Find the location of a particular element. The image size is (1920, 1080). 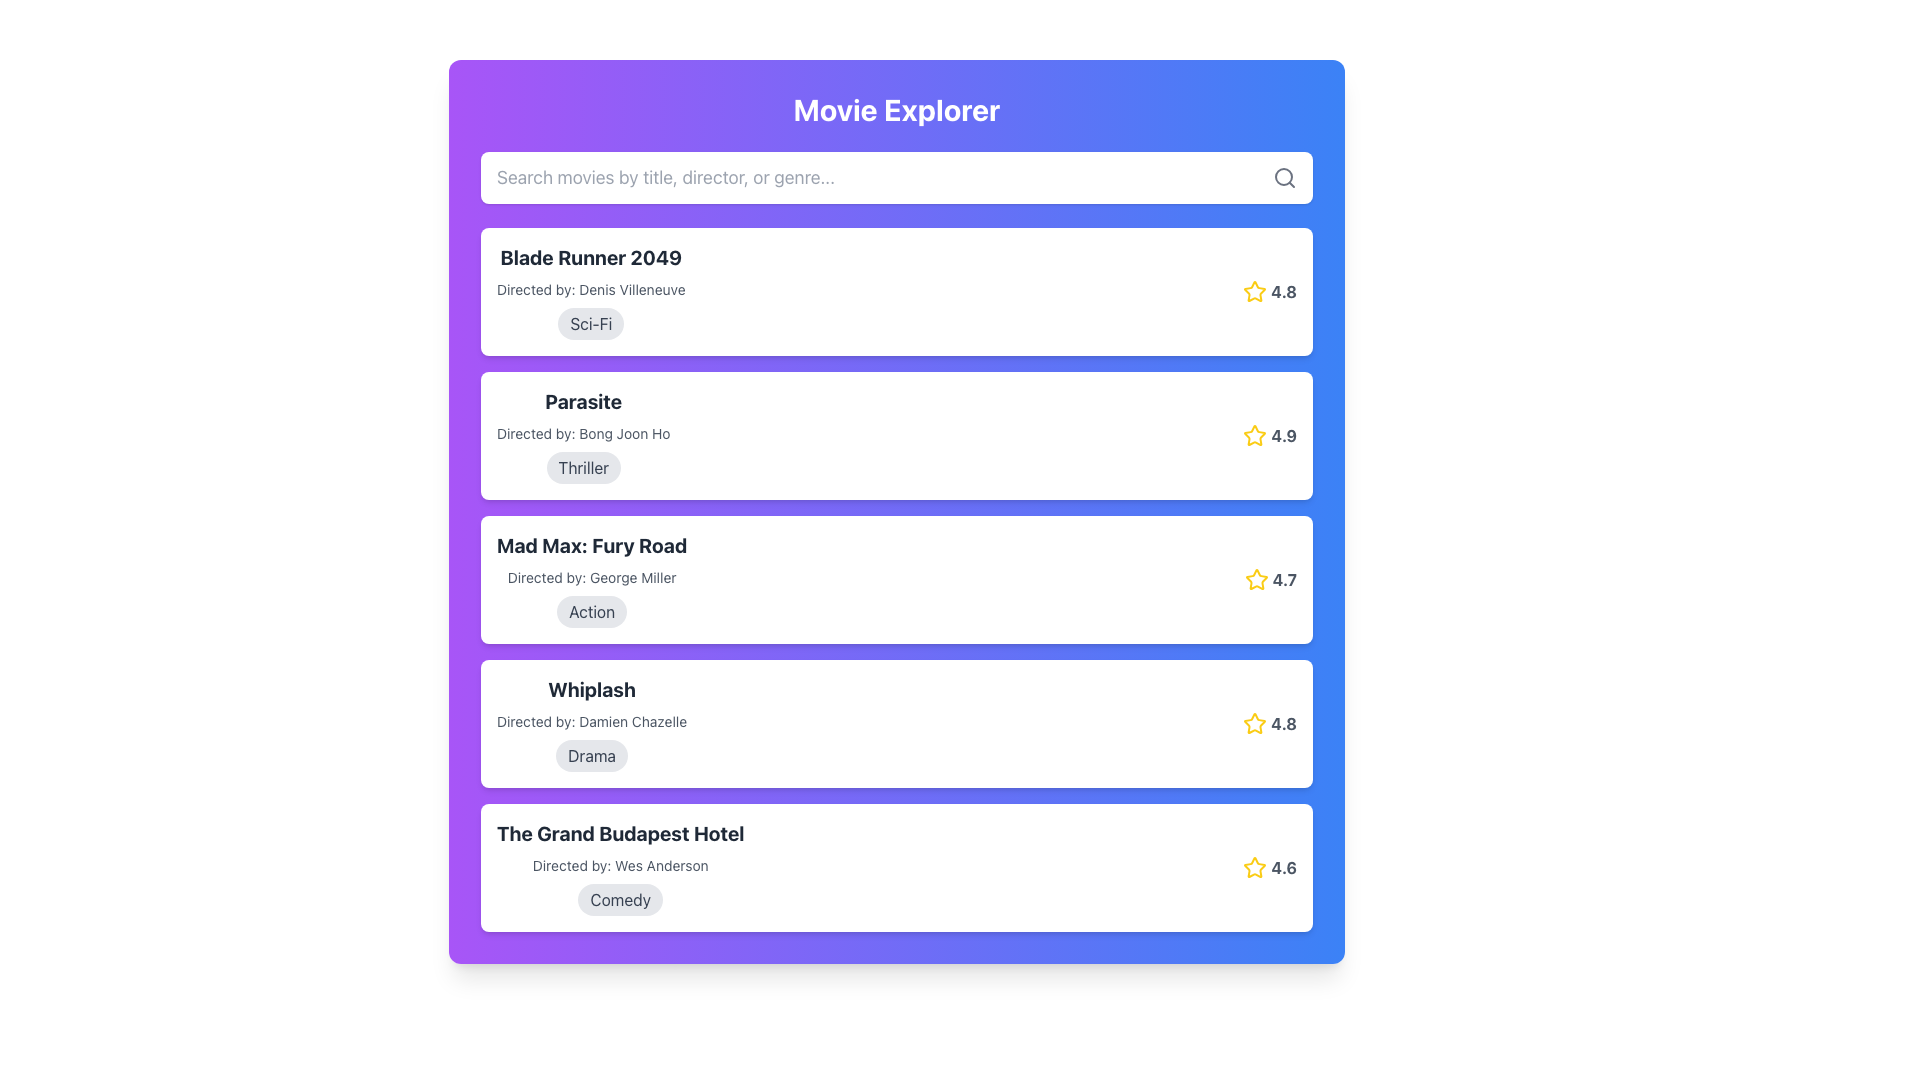

the rating display element for the movie 'Parasite', which features a yellow star icon and a rating of '4.9' in bold gray text is located at coordinates (1269, 434).